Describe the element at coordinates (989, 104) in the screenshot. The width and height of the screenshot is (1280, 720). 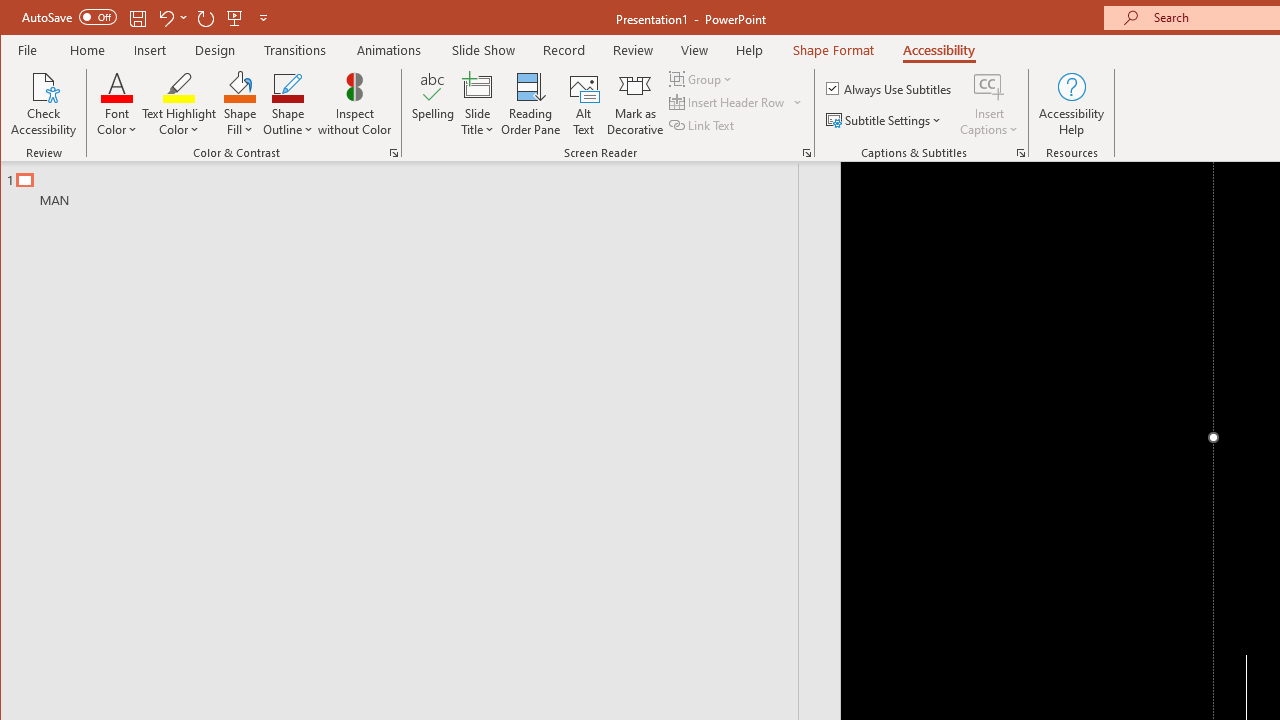
I see `'Insert Captions'` at that location.